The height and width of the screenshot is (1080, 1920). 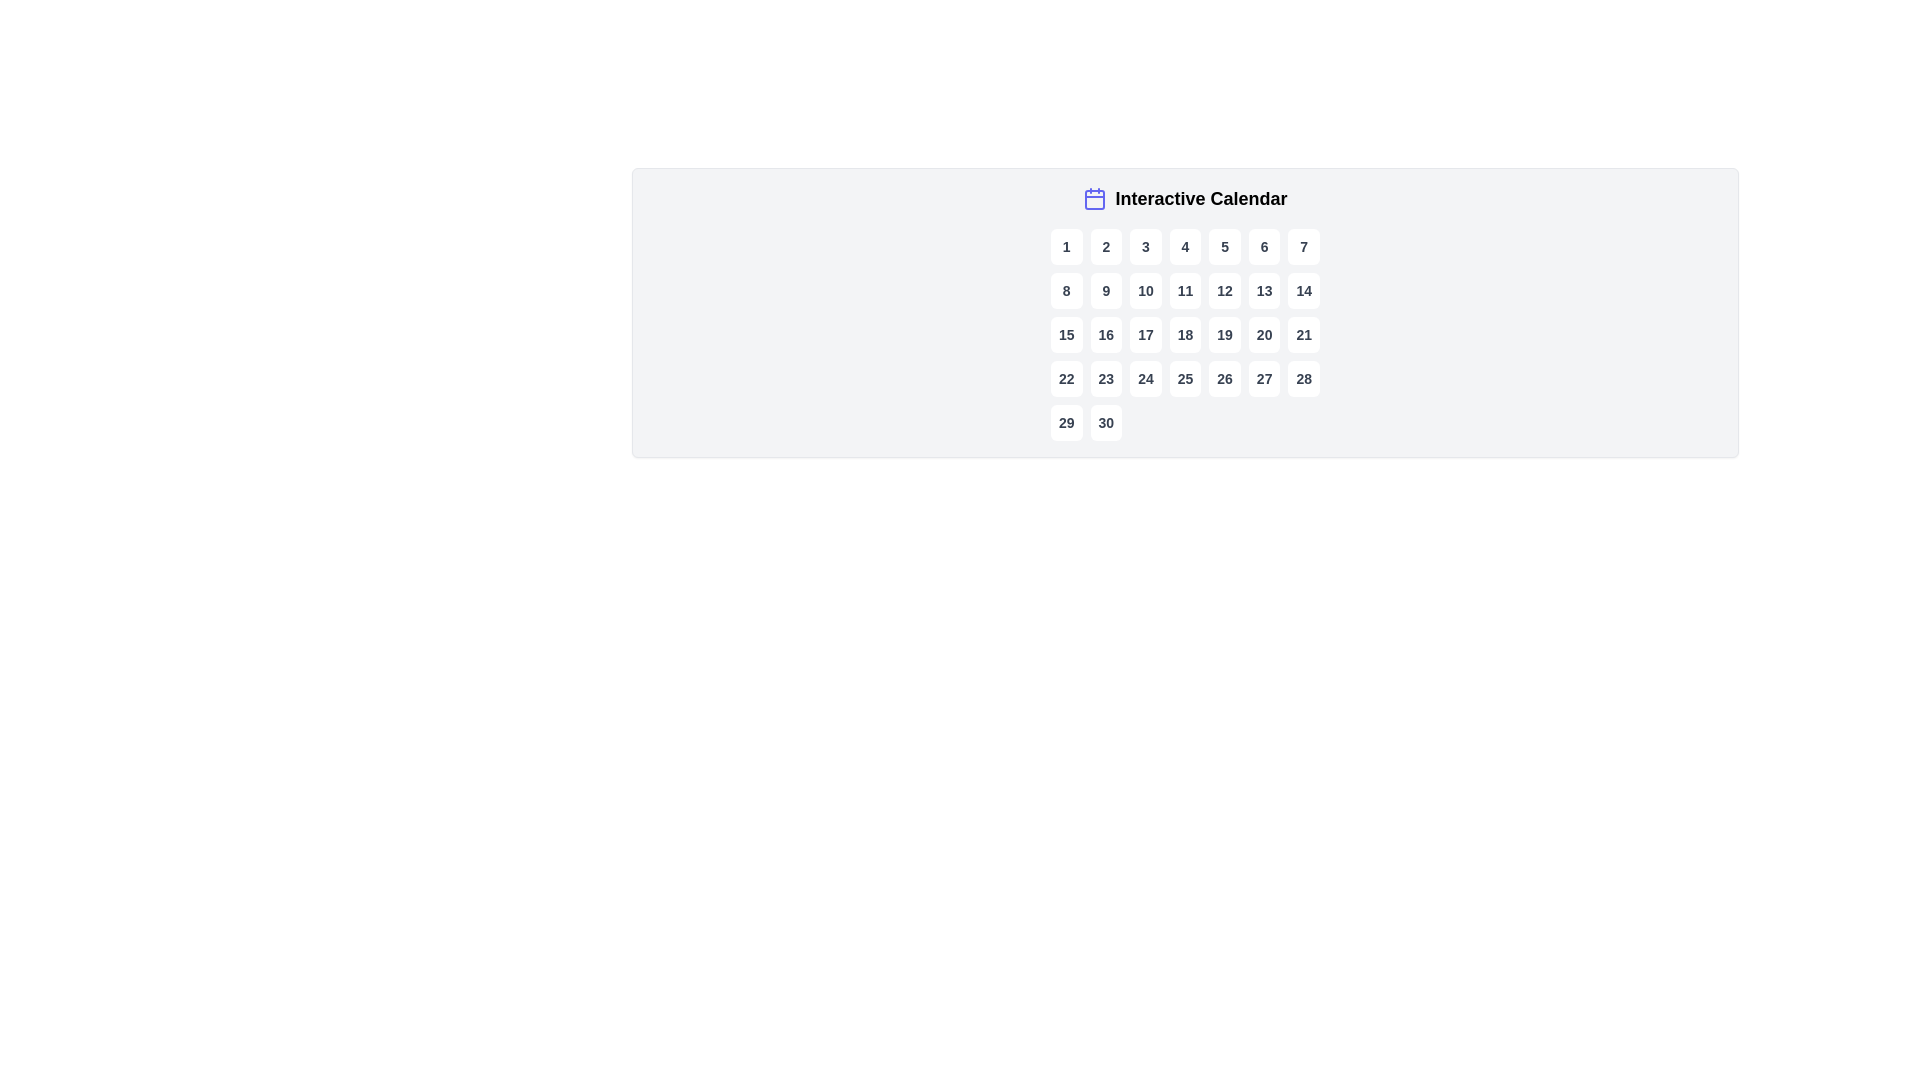 What do you see at coordinates (1065, 422) in the screenshot?
I see `the button representing the selectable date of the 29th in the calendar interface` at bounding box center [1065, 422].